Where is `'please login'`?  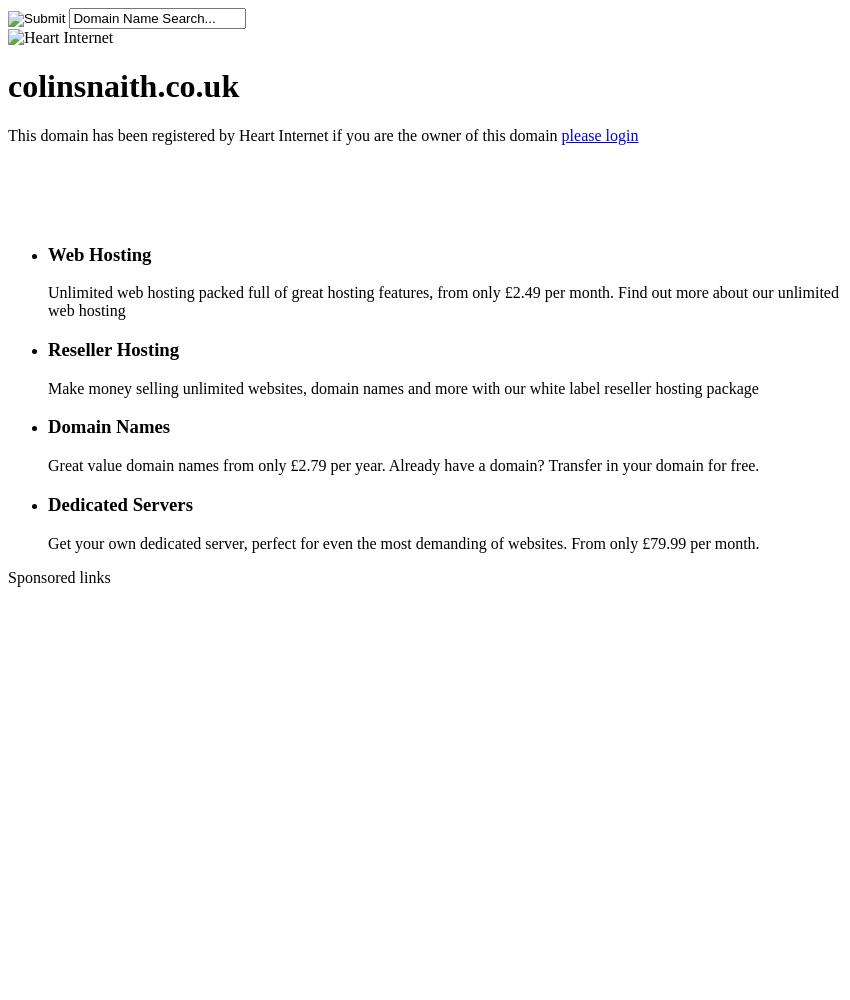
'please login' is located at coordinates (598, 134).